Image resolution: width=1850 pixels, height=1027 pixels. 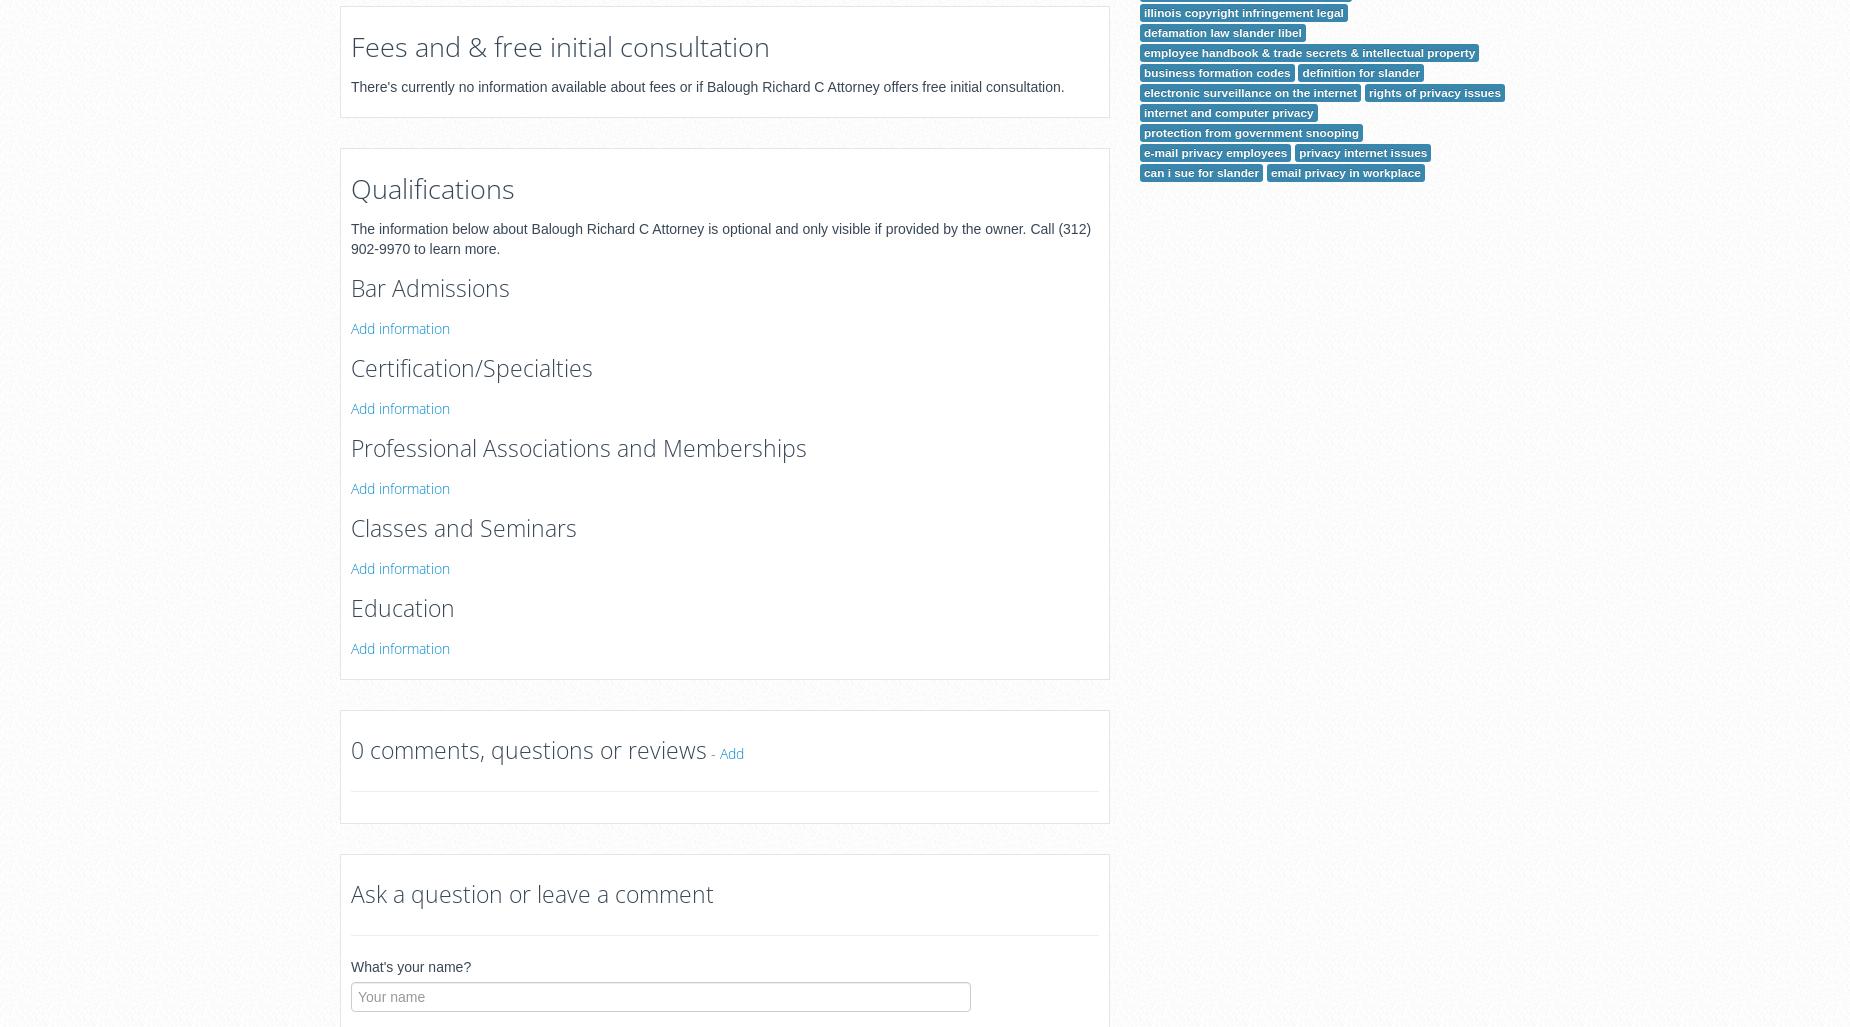 What do you see at coordinates (349, 84) in the screenshot?
I see `'There's currently no information available about fees or if Balough Richard C Attorney offers free initial consultation.'` at bounding box center [349, 84].